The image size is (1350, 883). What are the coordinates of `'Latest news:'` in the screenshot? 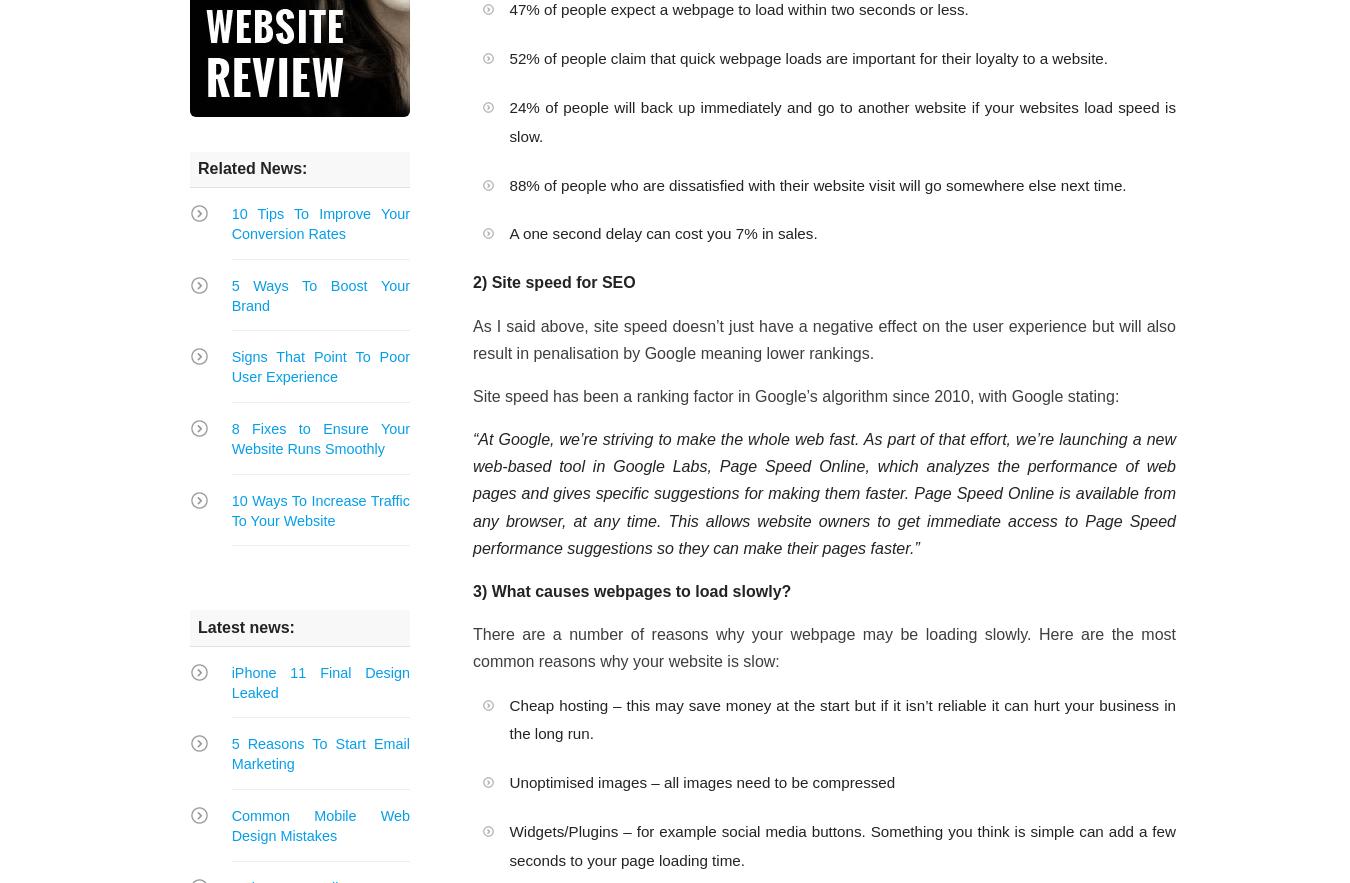 It's located at (244, 626).